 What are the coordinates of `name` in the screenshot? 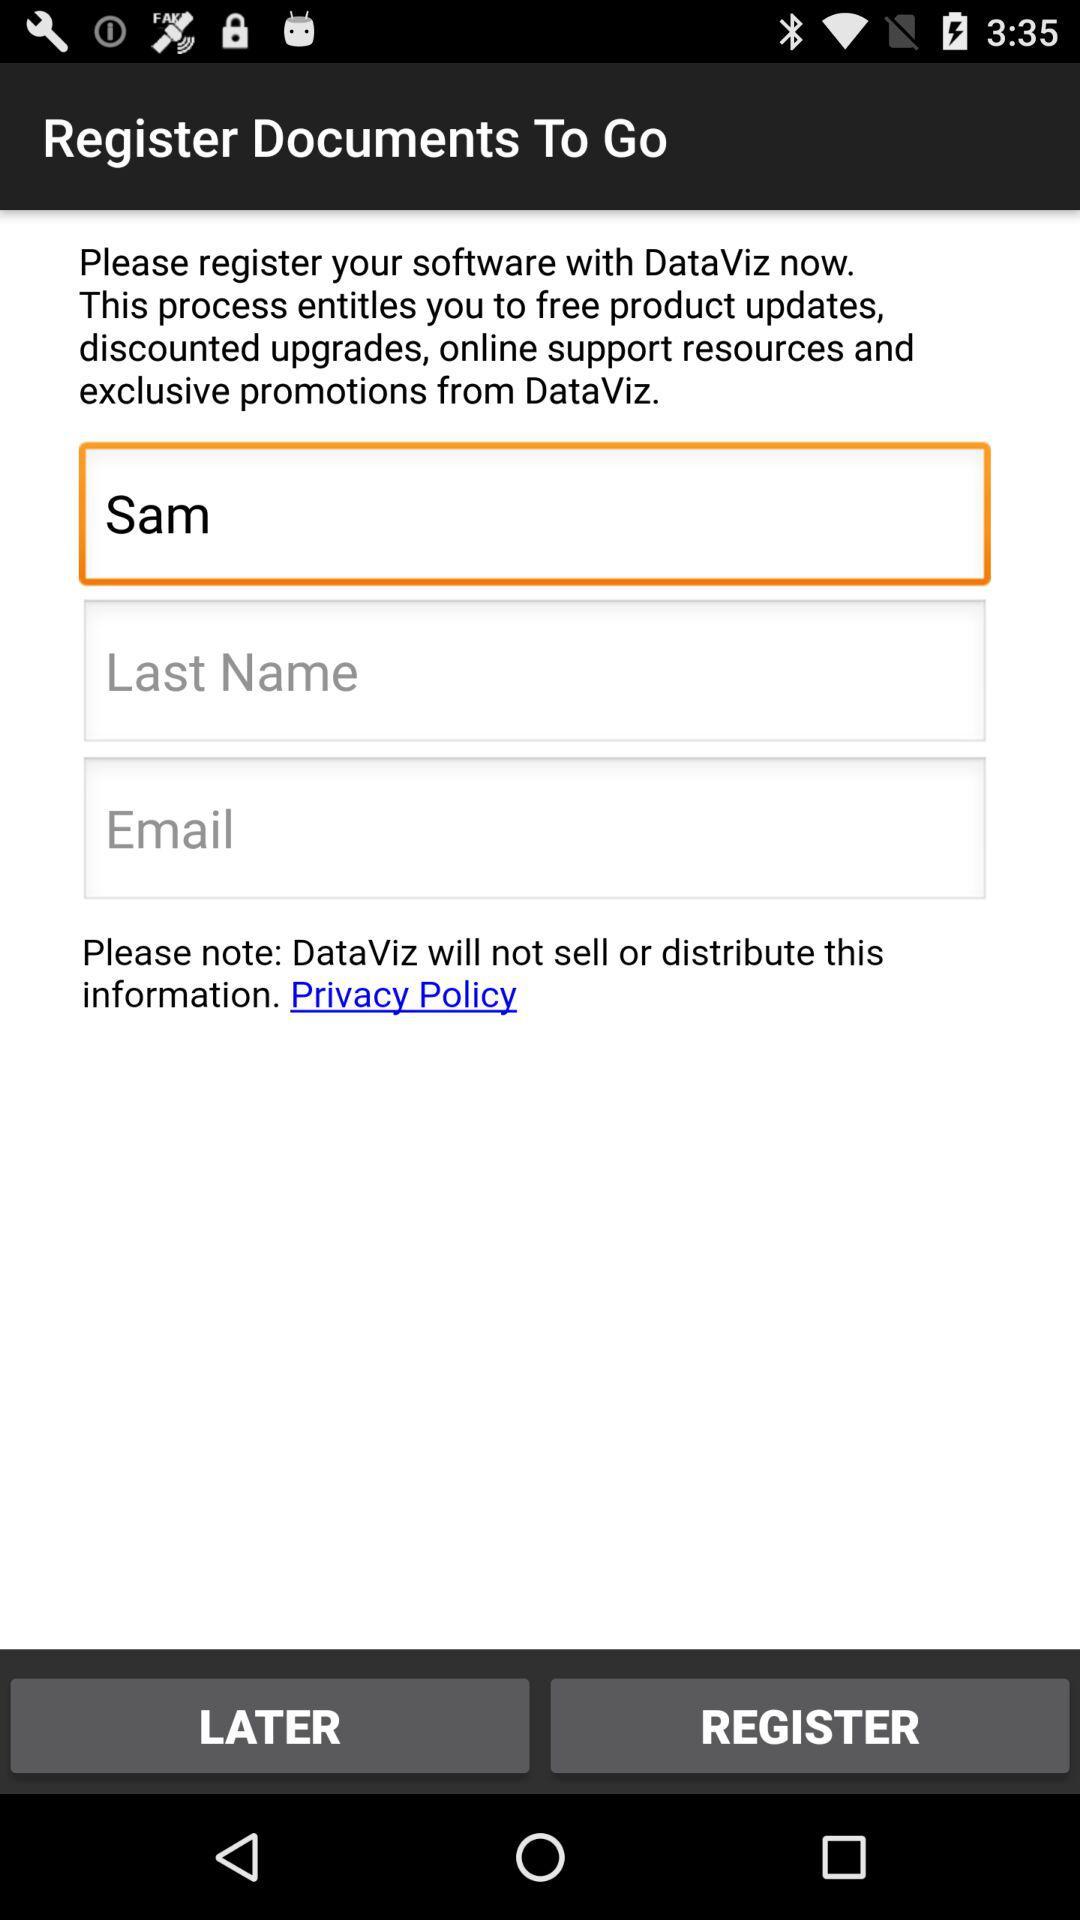 It's located at (533, 676).